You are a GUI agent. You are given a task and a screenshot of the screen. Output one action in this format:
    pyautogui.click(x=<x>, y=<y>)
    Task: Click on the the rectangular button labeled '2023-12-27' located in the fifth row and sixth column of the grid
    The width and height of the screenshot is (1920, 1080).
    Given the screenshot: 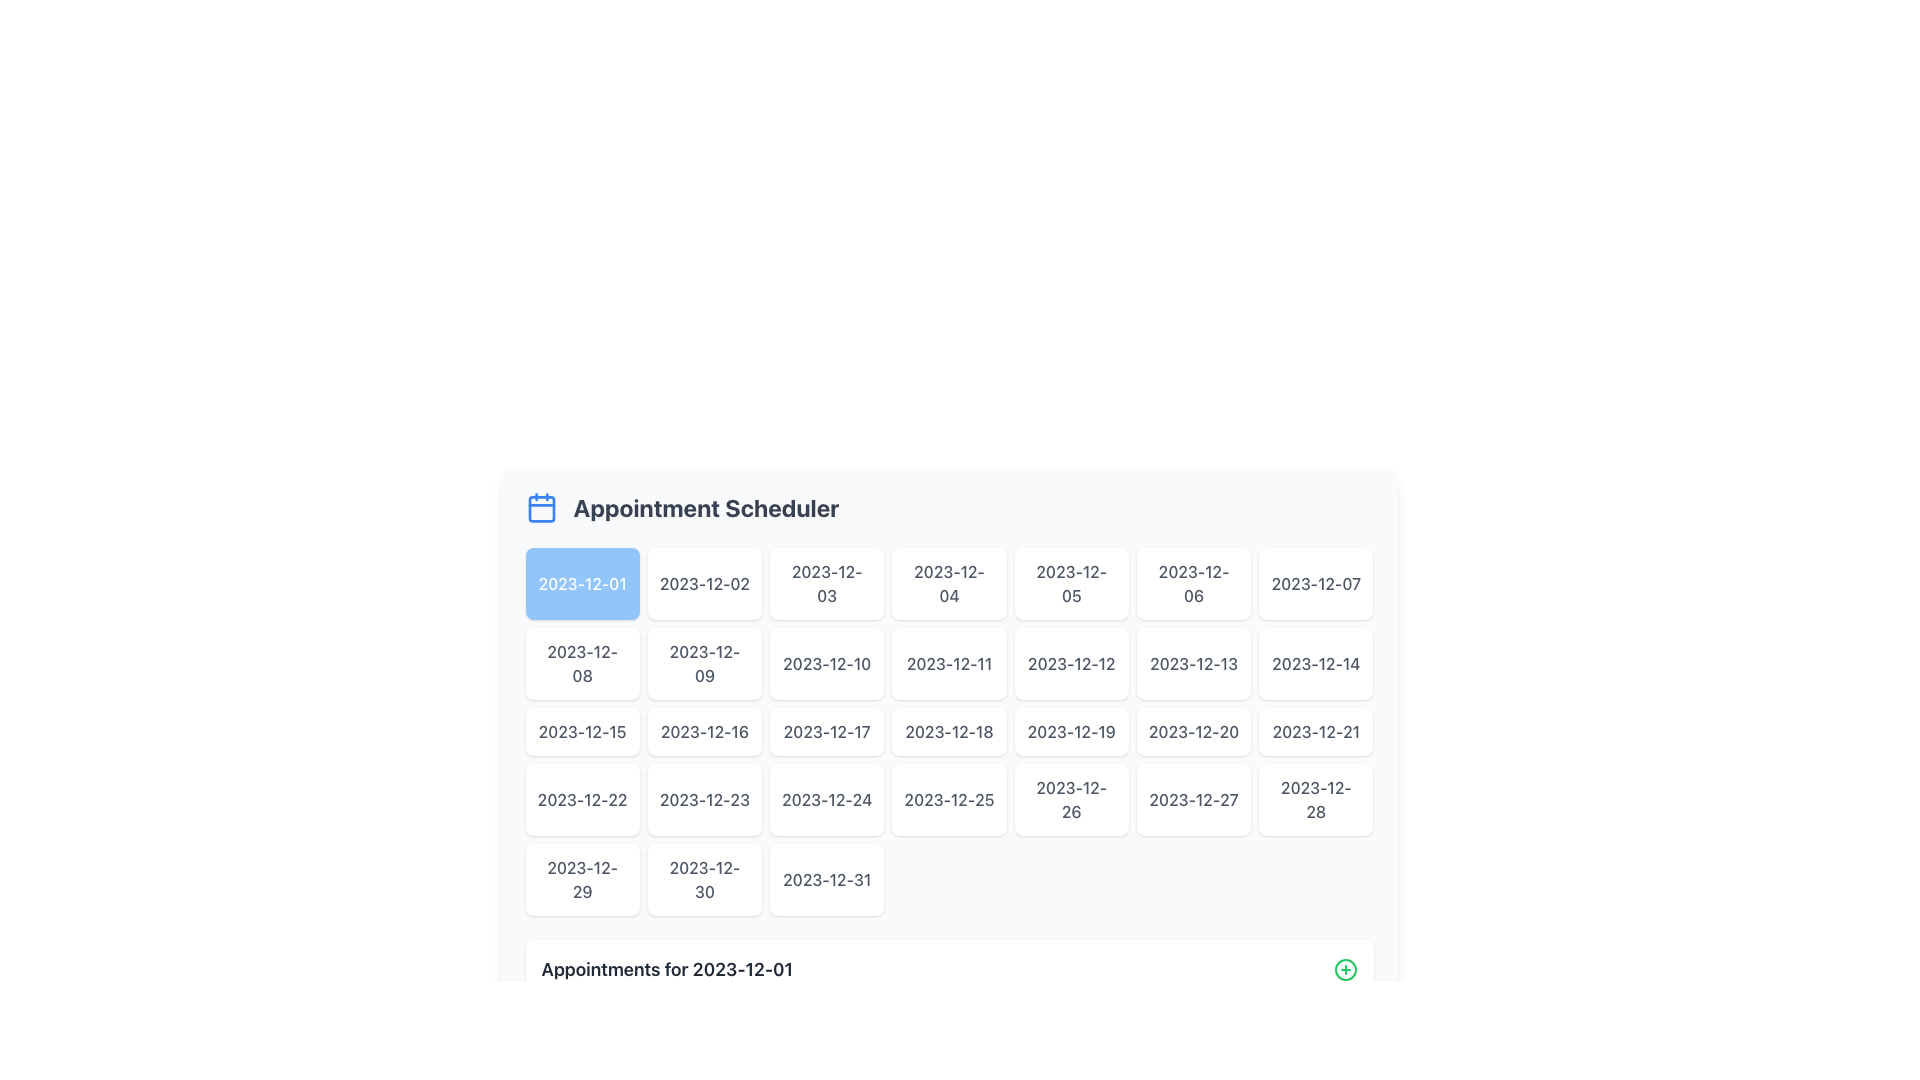 What is the action you would take?
    pyautogui.click(x=1194, y=798)
    